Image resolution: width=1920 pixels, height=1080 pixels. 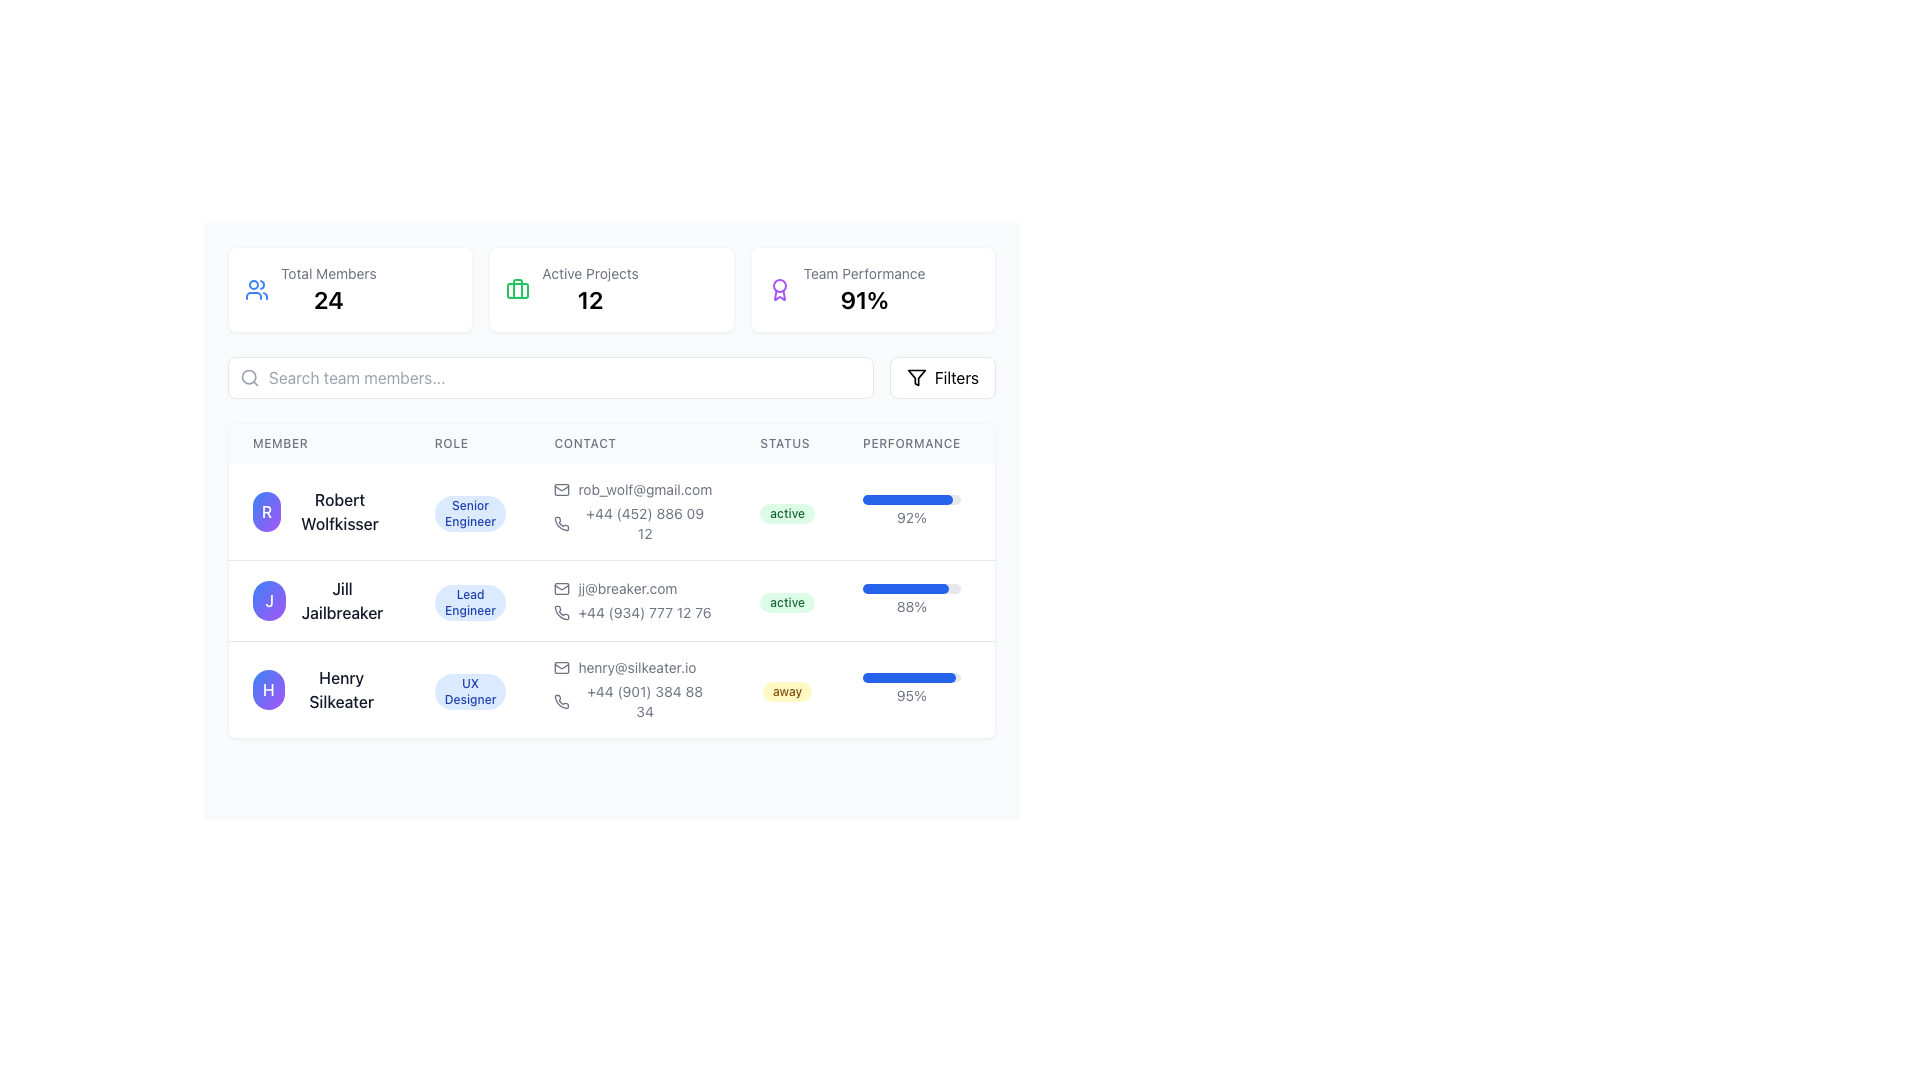 I want to click on the 'active' badge styled label in the 'Status' column for 'Robert Wolfkisser', which has a green background and text, so click(x=786, y=512).